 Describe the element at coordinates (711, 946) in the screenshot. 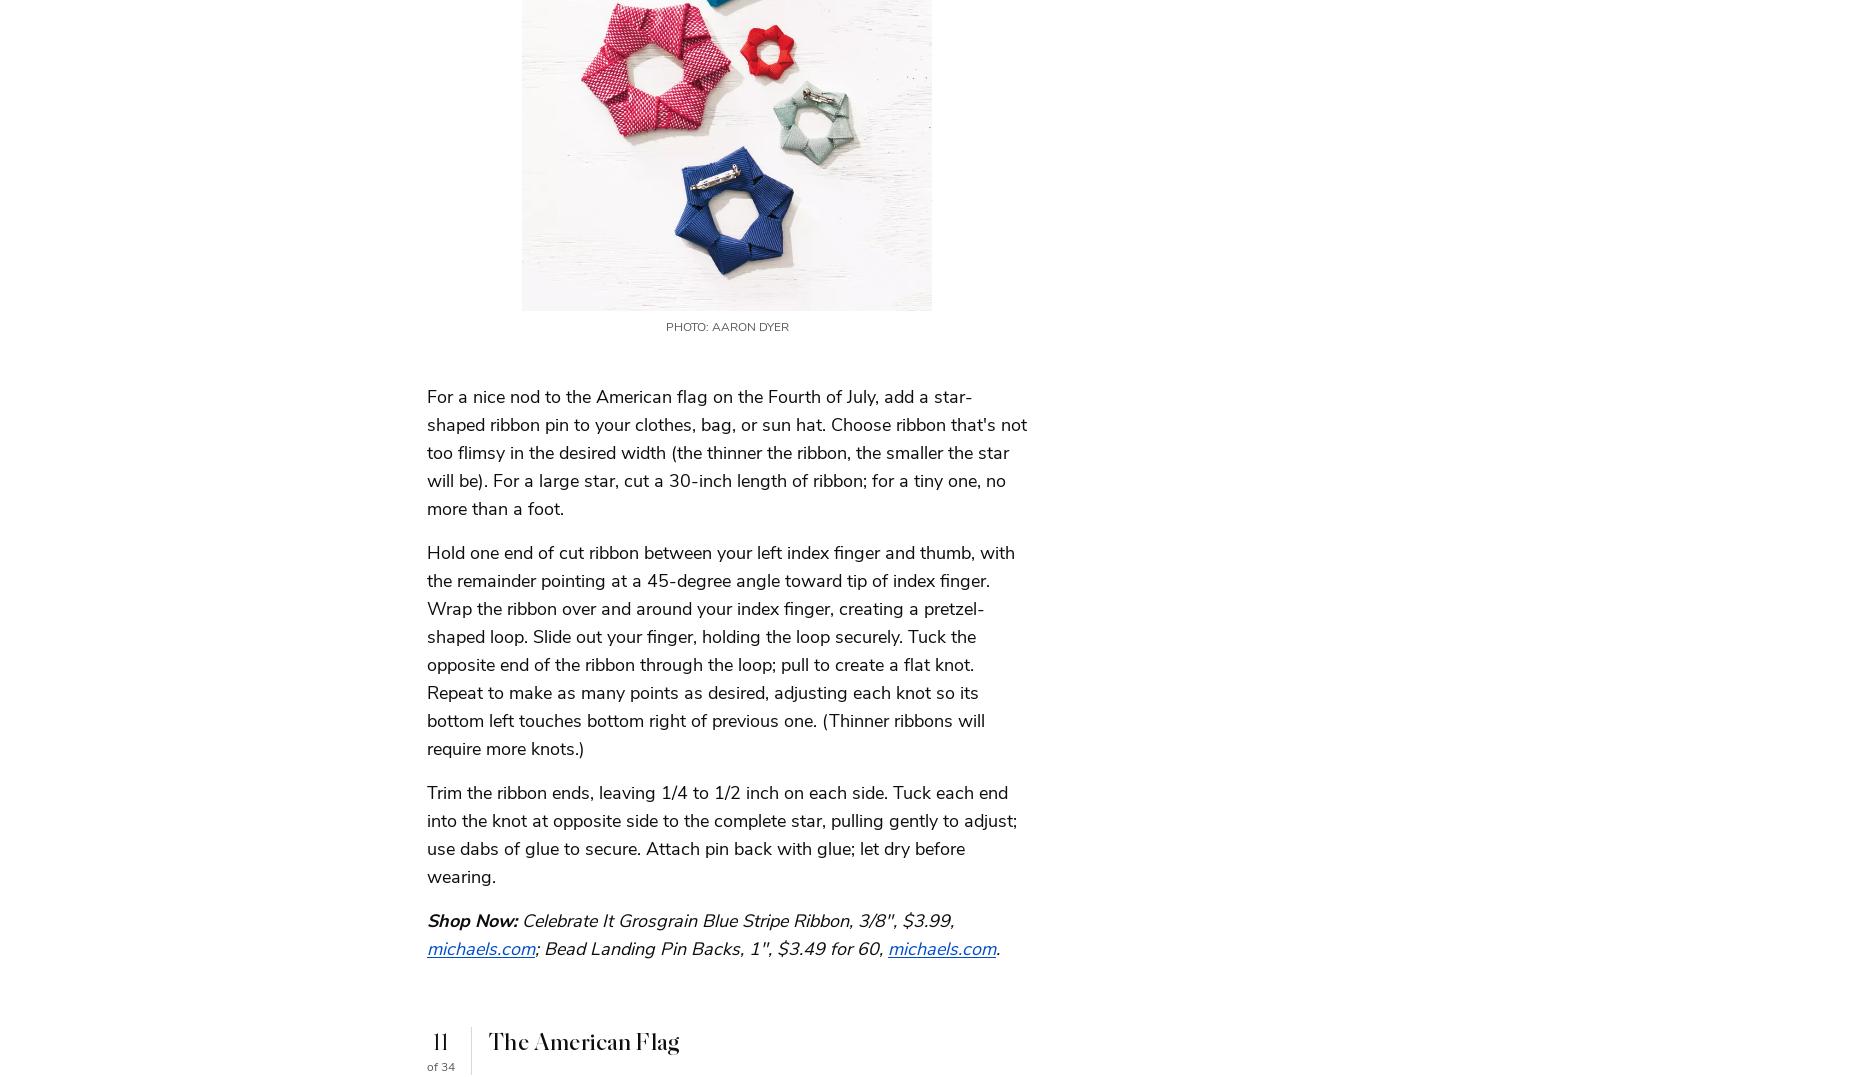

I see `'; Bead Landing Pin Backs, 1", $3.49 for 60,'` at that location.